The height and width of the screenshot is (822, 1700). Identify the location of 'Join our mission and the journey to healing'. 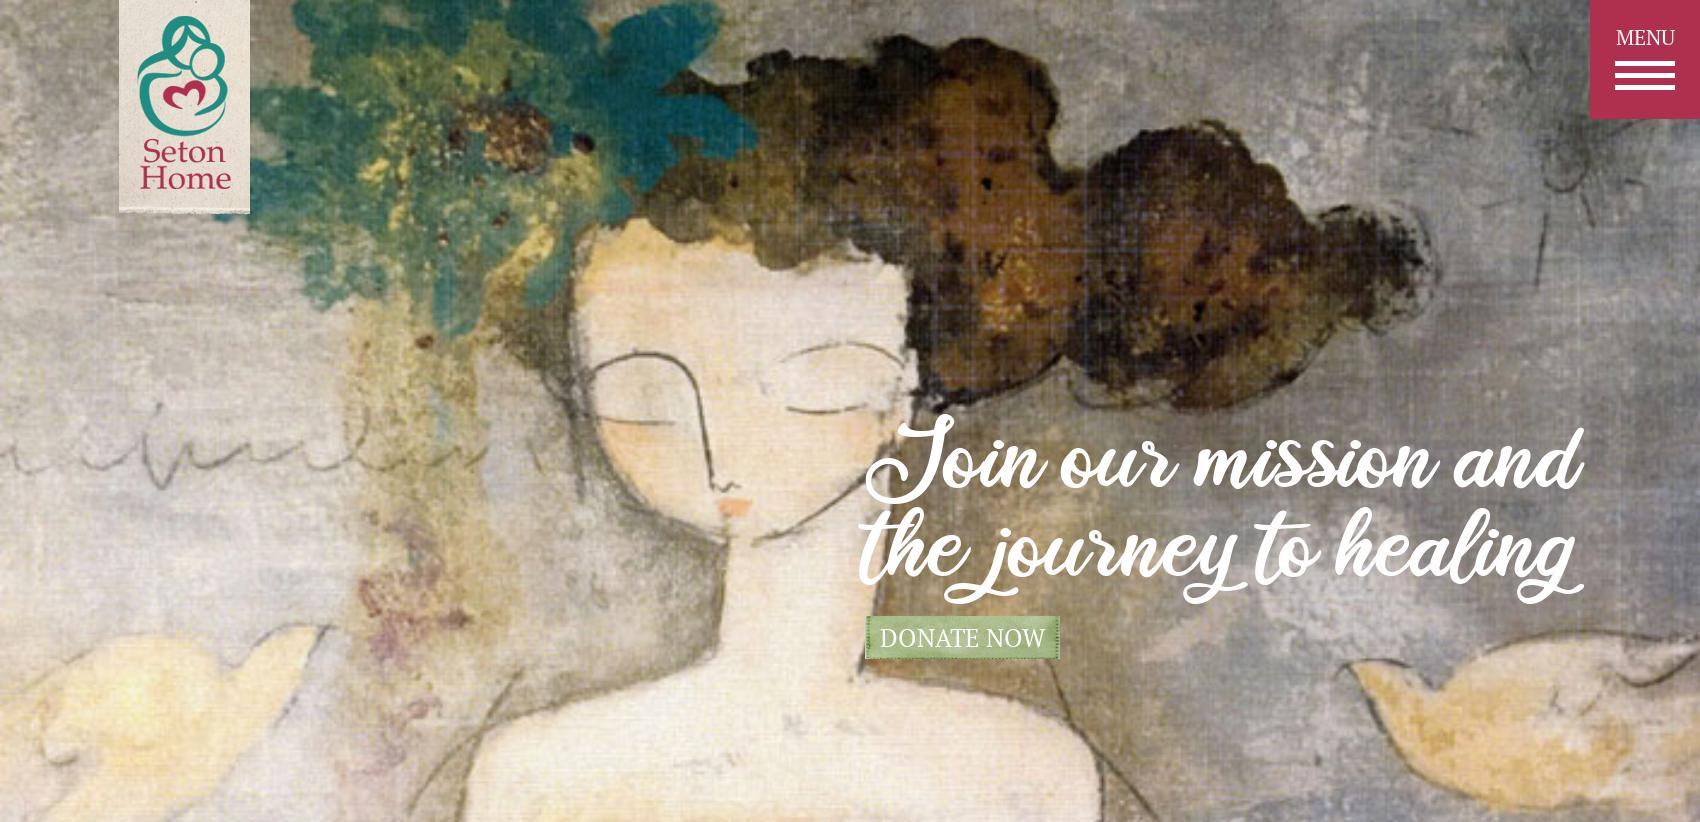
(1223, 512).